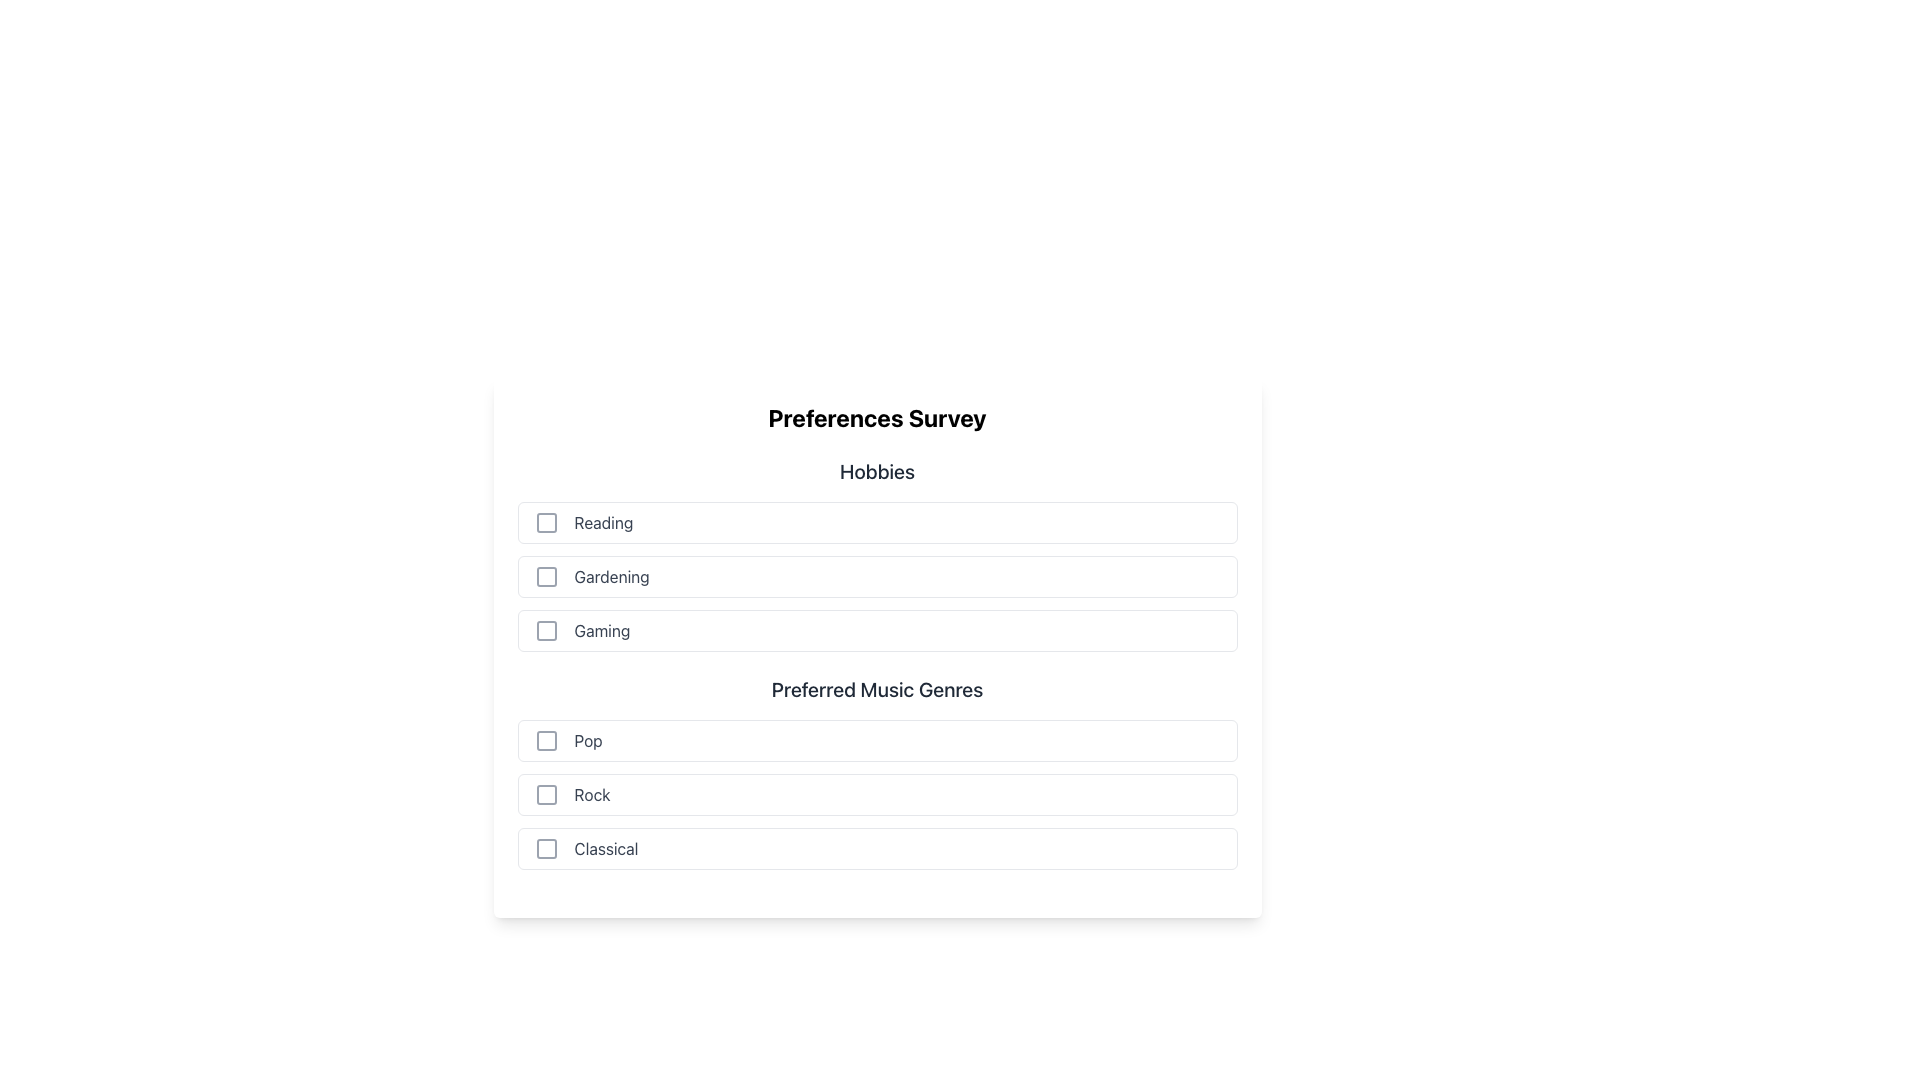 The height and width of the screenshot is (1080, 1920). What do you see at coordinates (877, 793) in the screenshot?
I see `the 'Rock' checkbox option under the 'Preferred Music Genres' section to trigger its hover state` at bounding box center [877, 793].